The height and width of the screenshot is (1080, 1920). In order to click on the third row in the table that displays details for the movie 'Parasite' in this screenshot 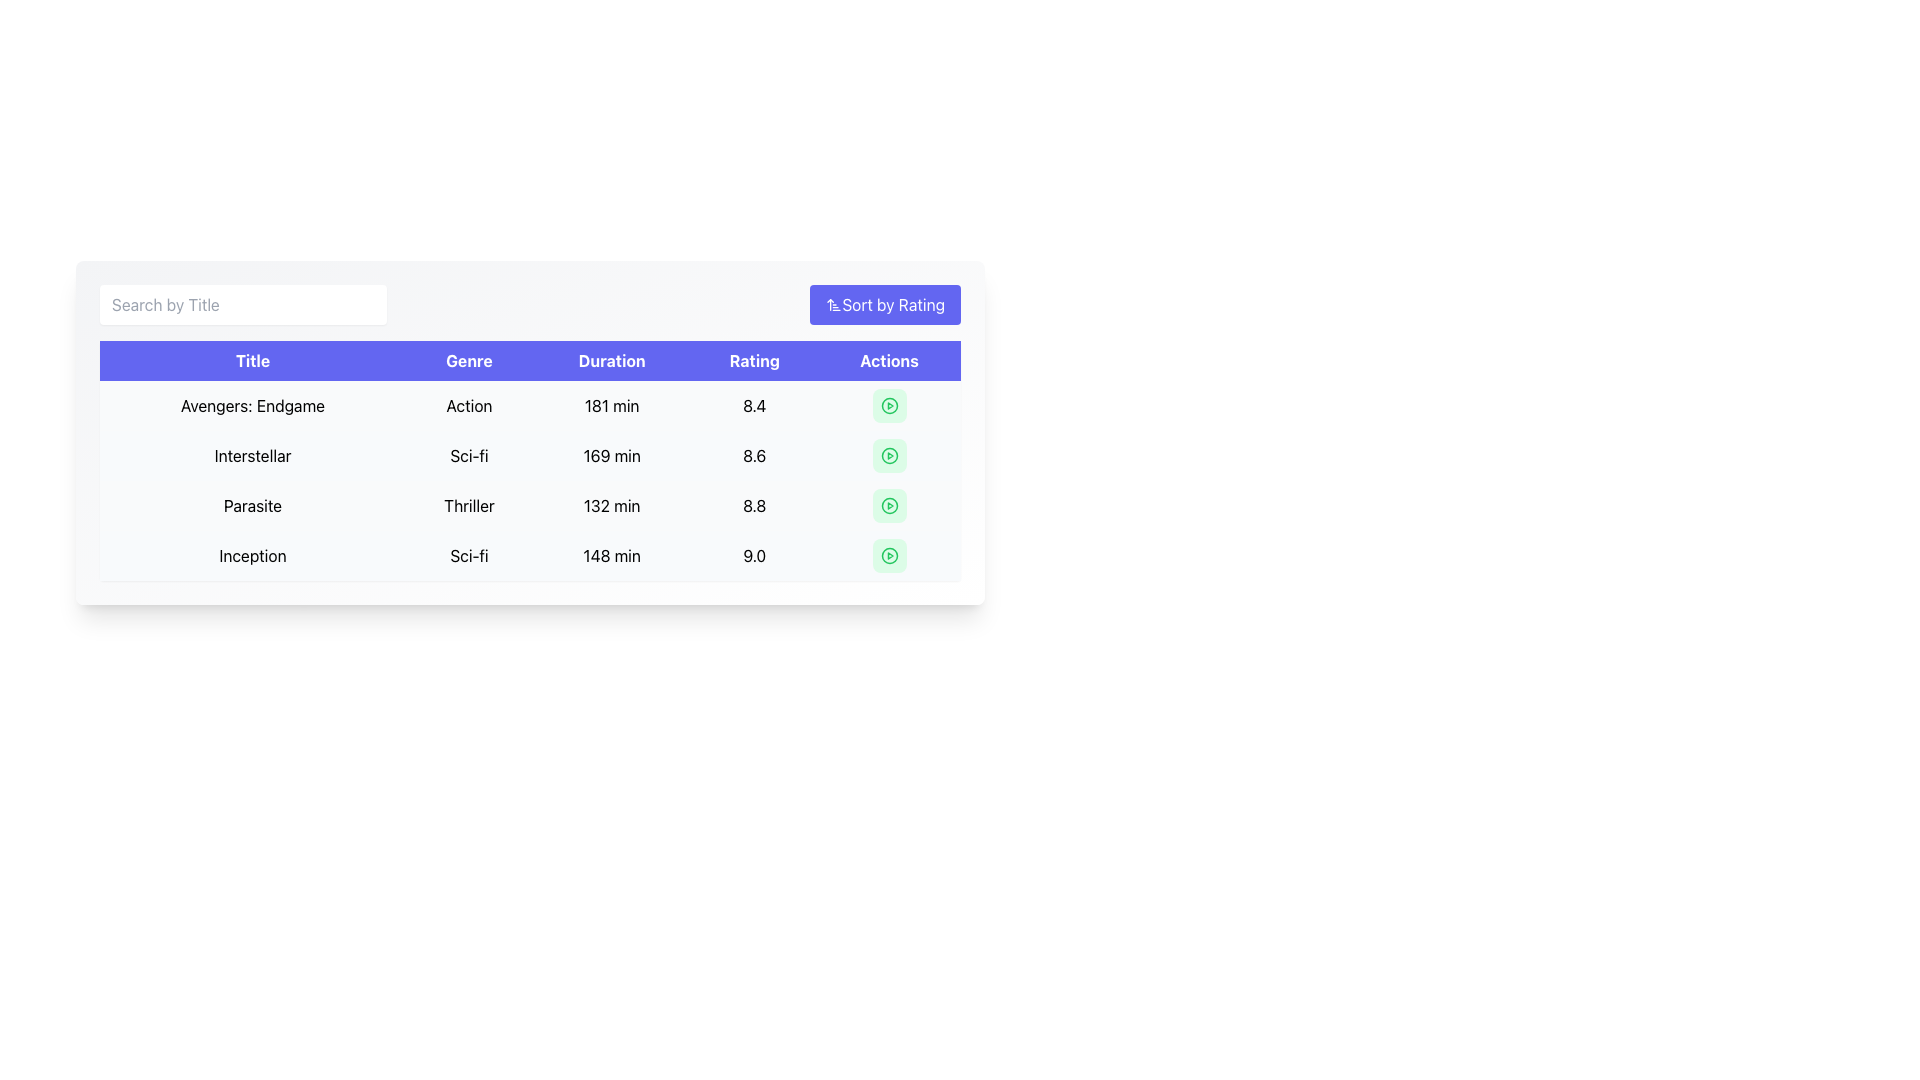, I will do `click(530, 504)`.